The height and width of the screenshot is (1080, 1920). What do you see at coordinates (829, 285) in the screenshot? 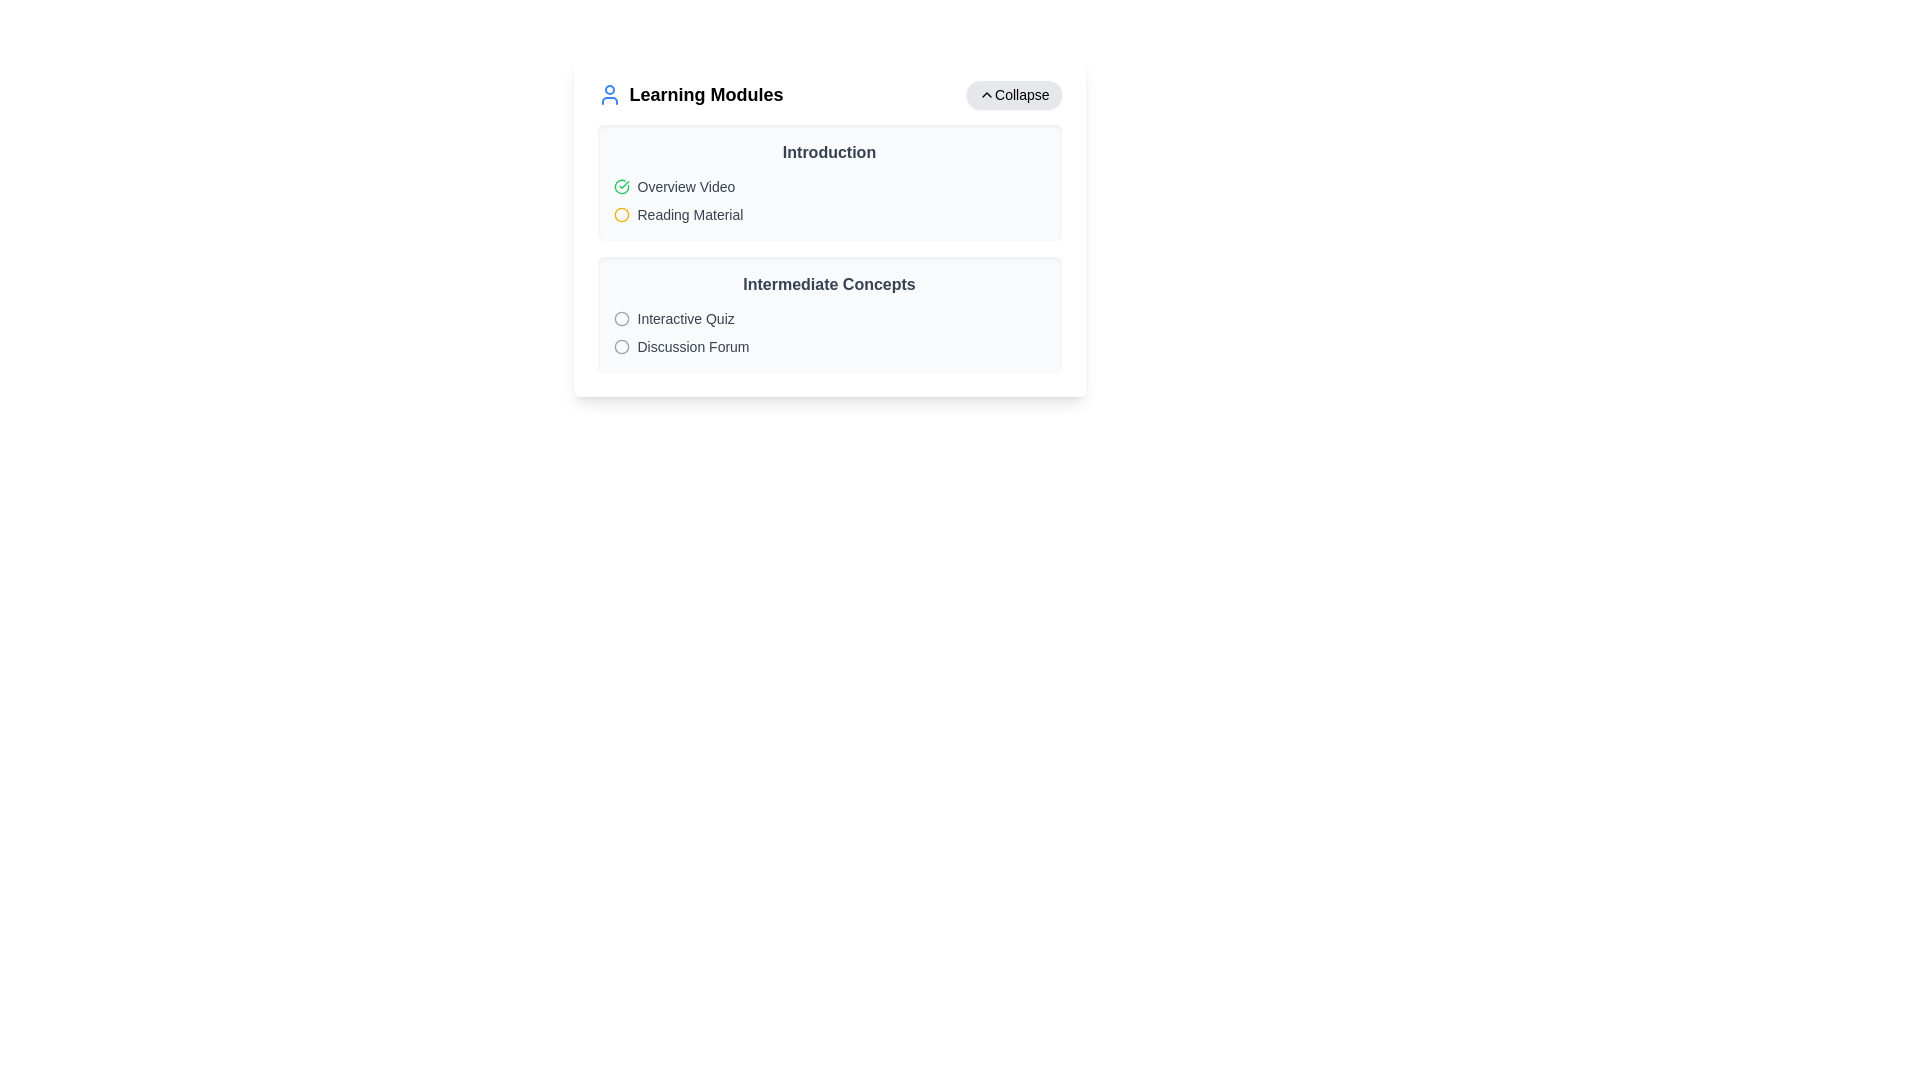
I see `the title or heading element that introduces intermediate concepts within the learning module, located horizontally centered beneath the 'Introduction' section` at bounding box center [829, 285].